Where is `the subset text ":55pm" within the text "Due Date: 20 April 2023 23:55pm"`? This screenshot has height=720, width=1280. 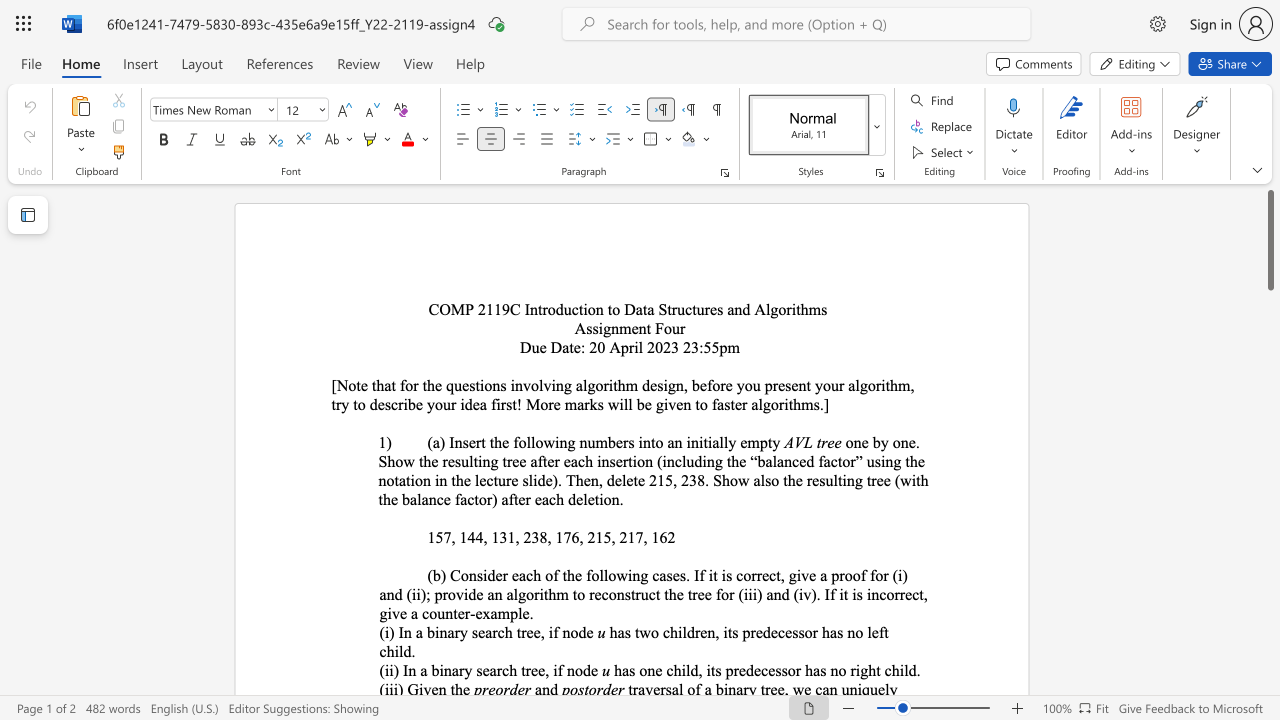
the subset text ":55pm" within the text "Due Date: 20 April 2023 23:55pm" is located at coordinates (699, 346).